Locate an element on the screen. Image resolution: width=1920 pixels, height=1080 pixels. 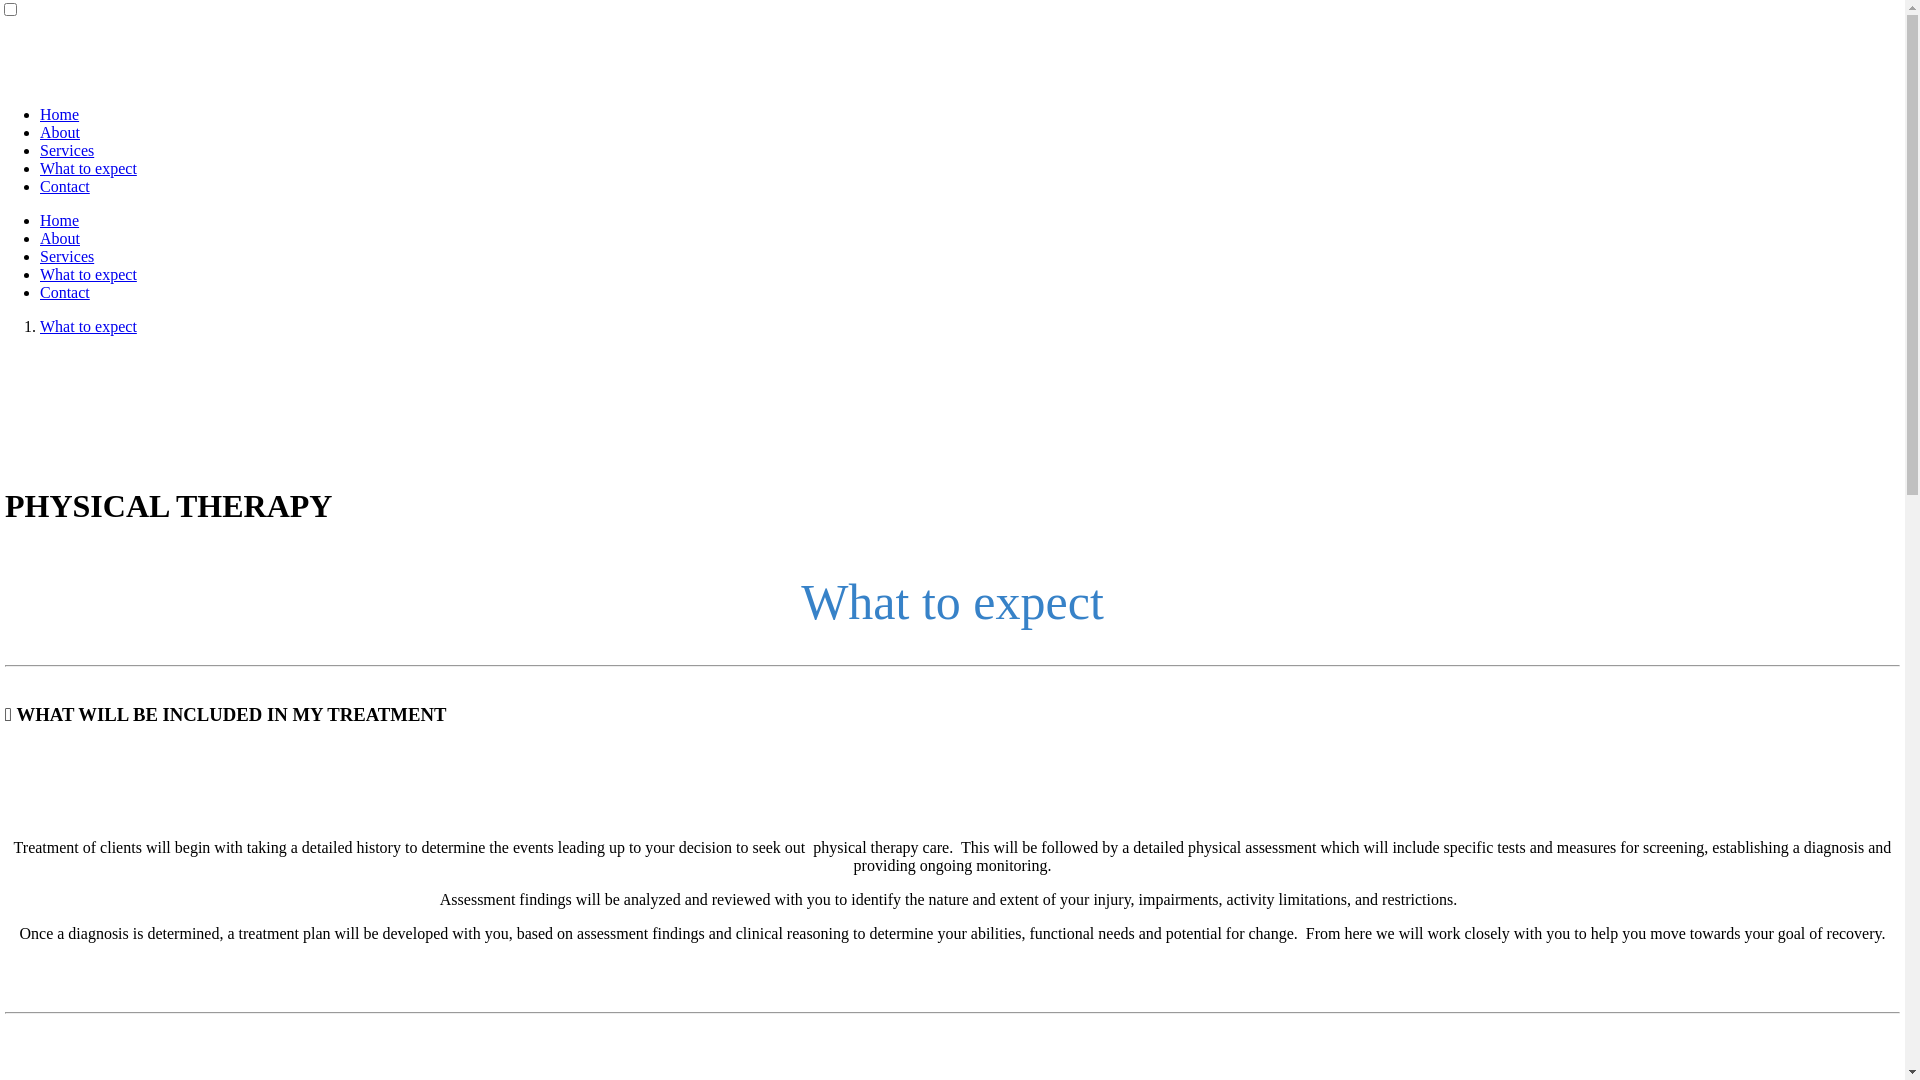
'What to expect' is located at coordinates (87, 325).